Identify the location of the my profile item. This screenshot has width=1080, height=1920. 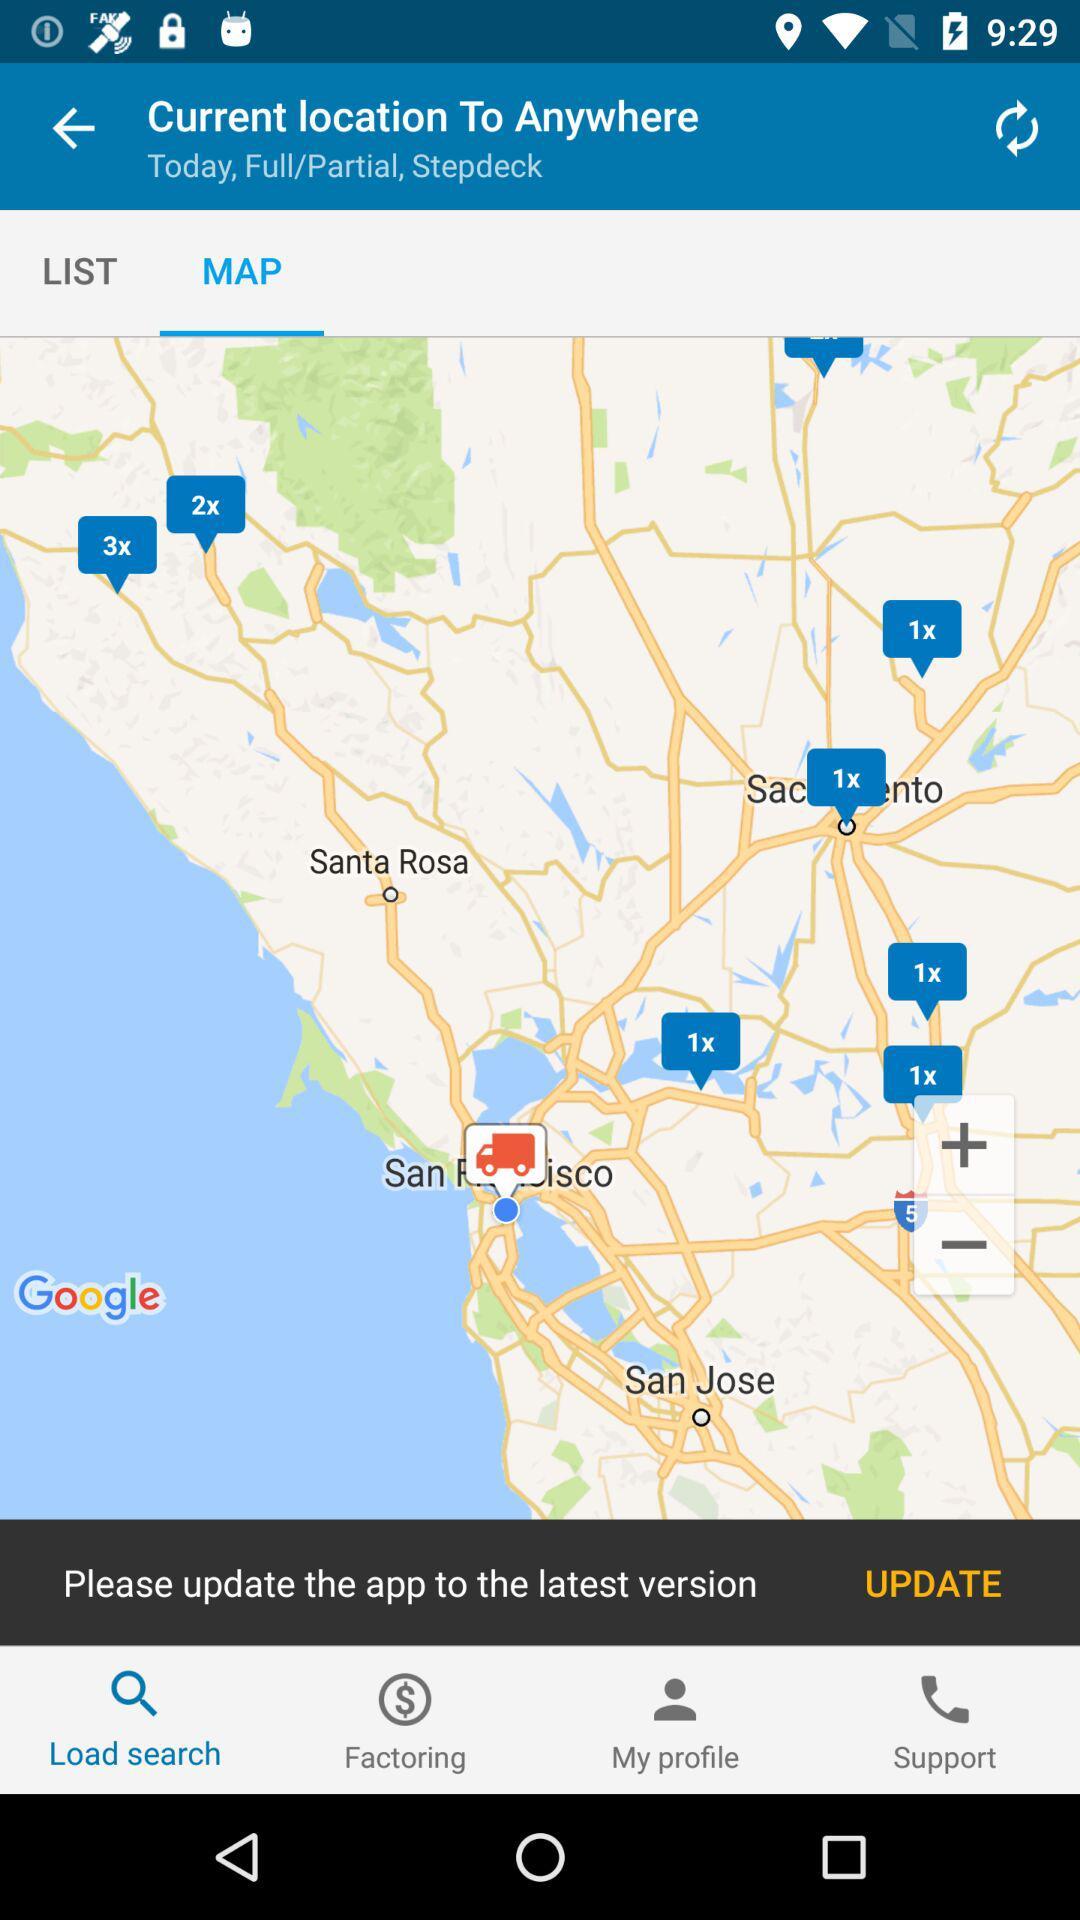
(675, 1719).